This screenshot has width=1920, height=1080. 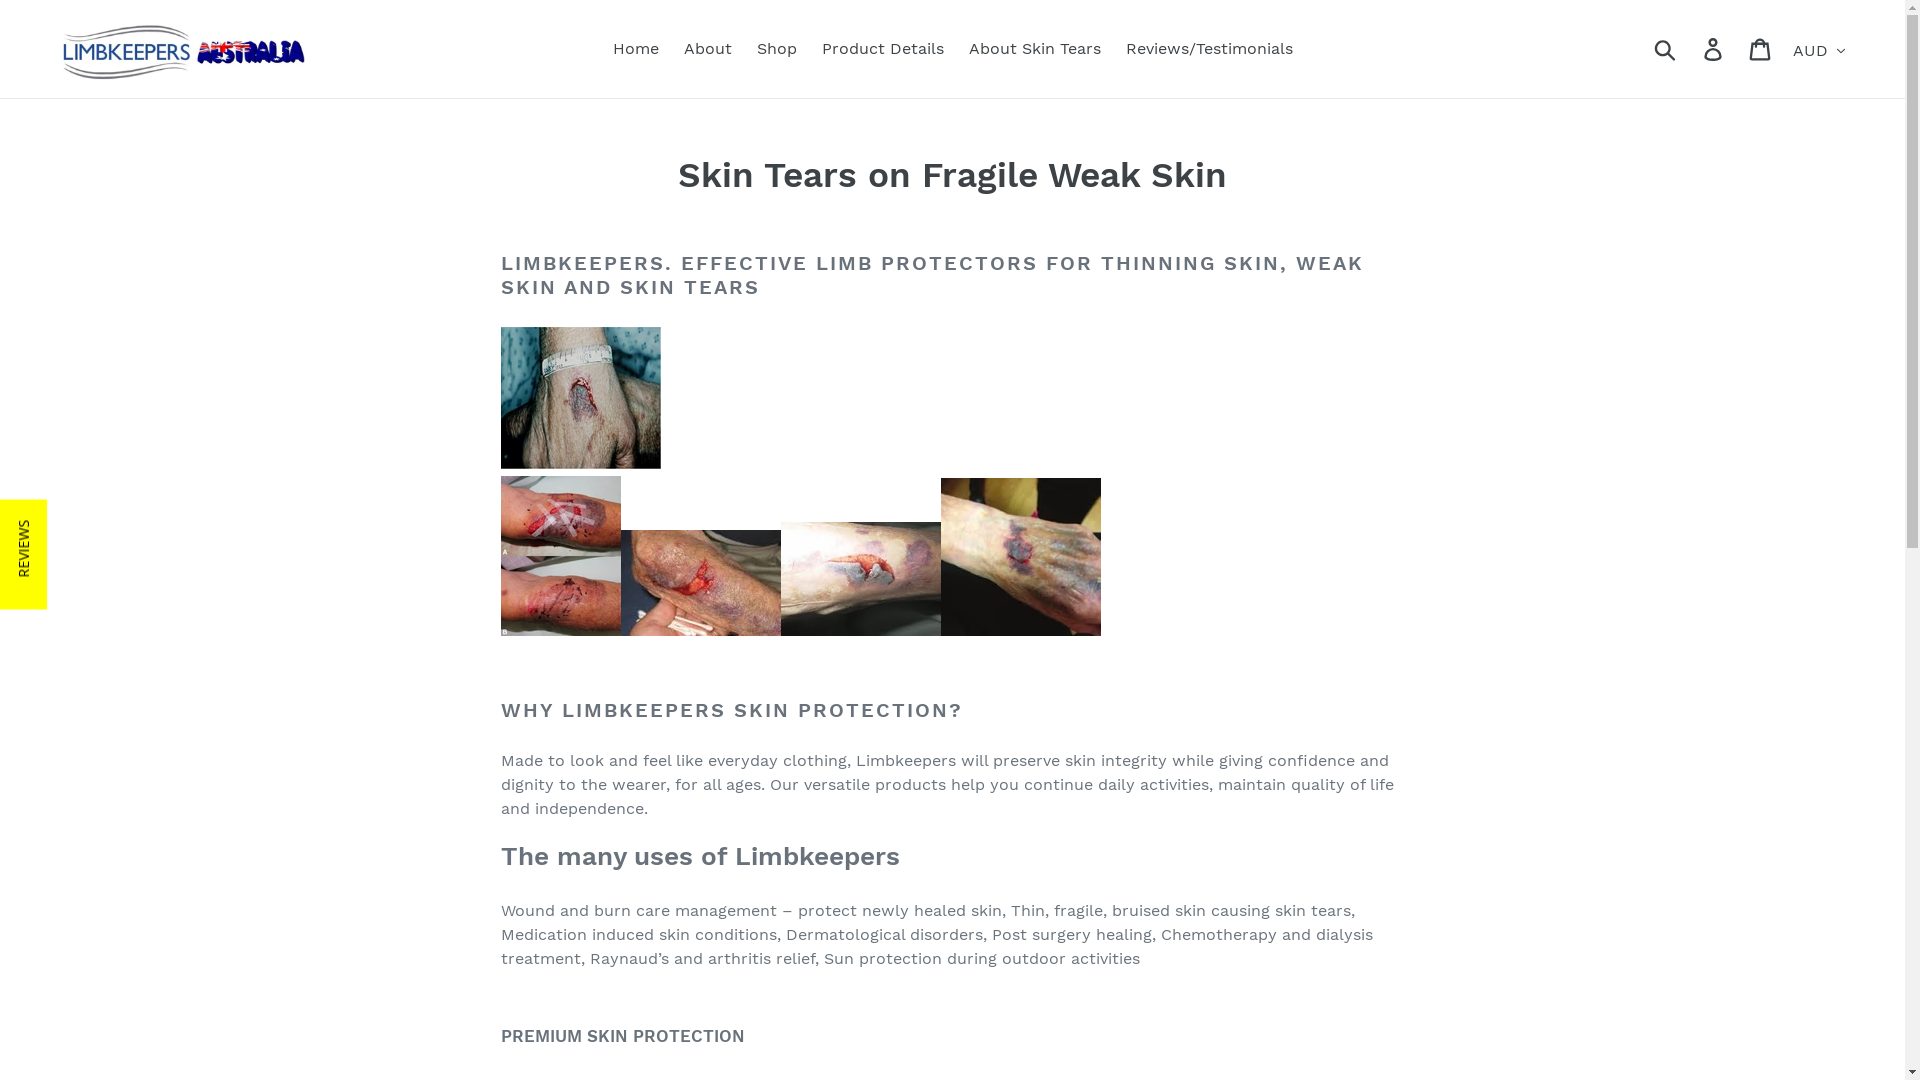 What do you see at coordinates (811, 48) in the screenshot?
I see `'Product Details'` at bounding box center [811, 48].